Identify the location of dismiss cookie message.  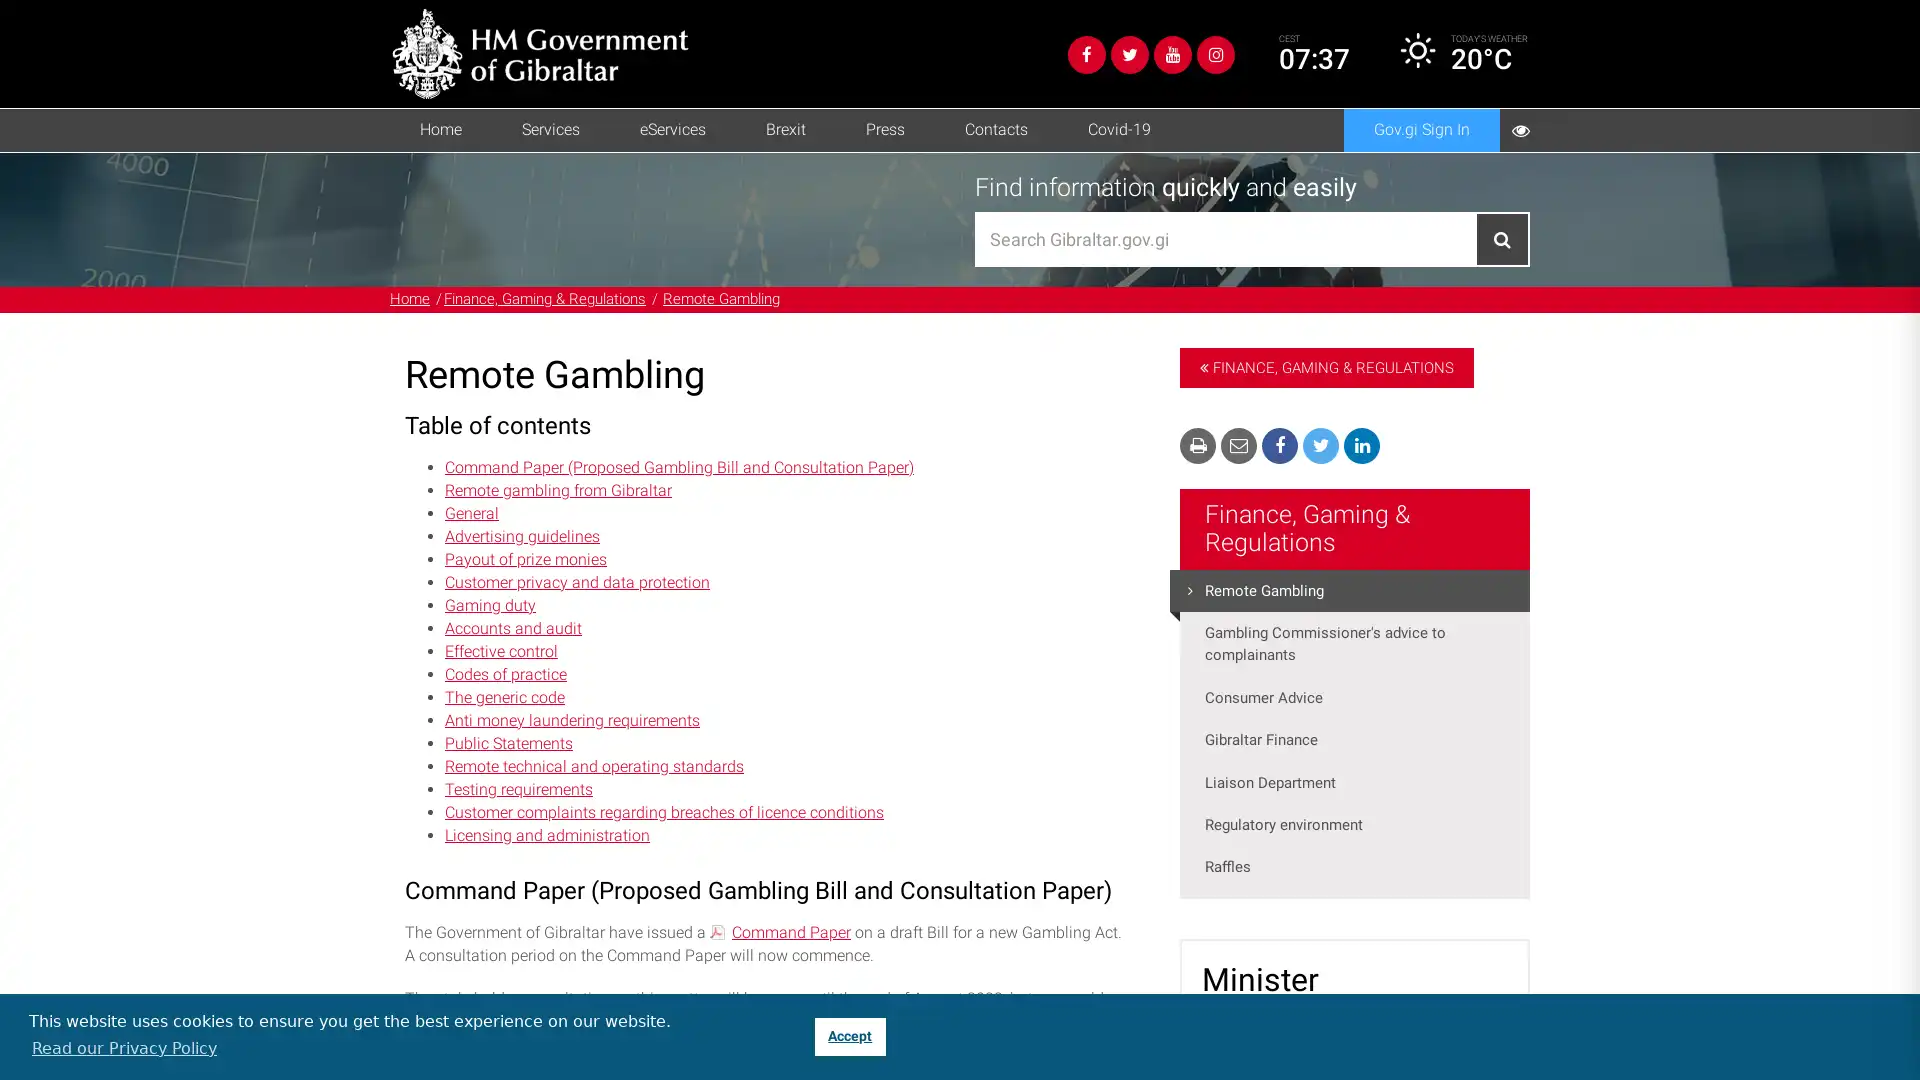
(849, 1035).